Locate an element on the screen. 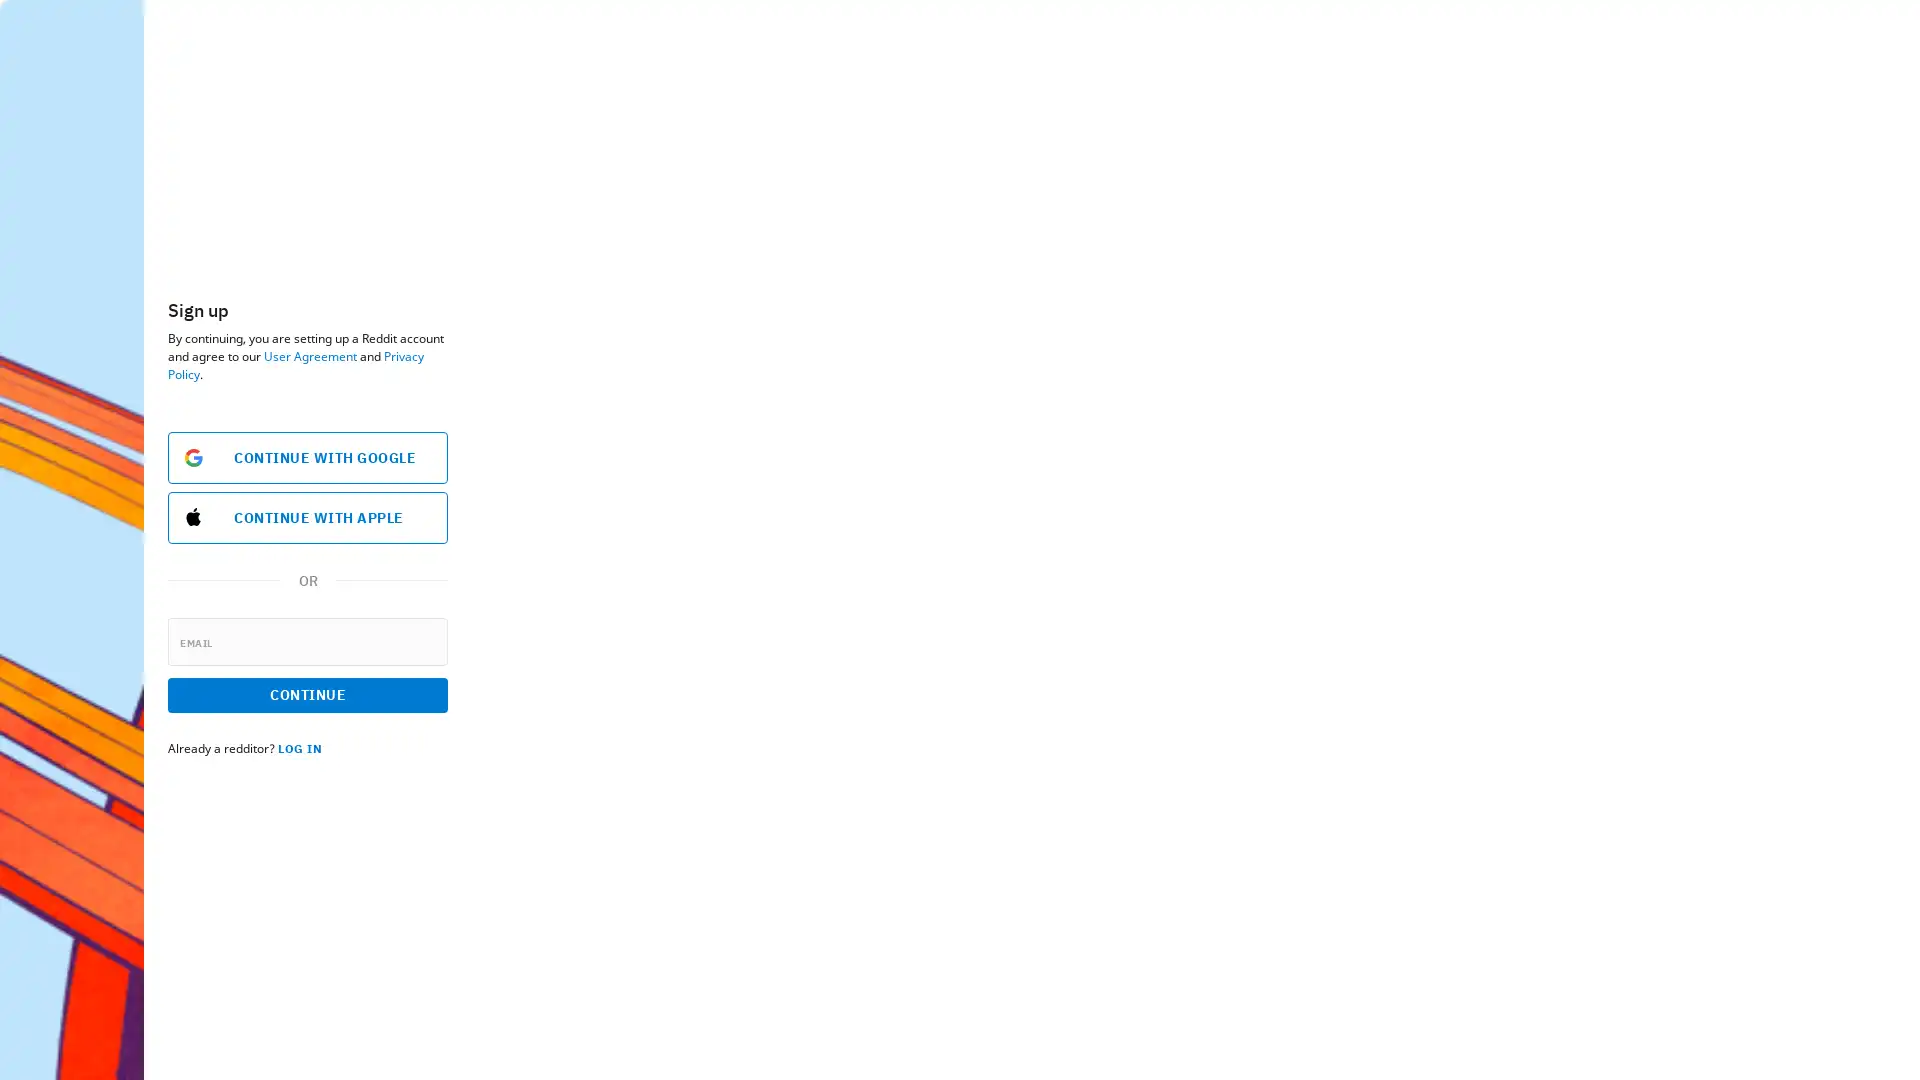 Image resolution: width=1920 pixels, height=1080 pixels. Sign in with Apple is located at coordinates (356, 515).